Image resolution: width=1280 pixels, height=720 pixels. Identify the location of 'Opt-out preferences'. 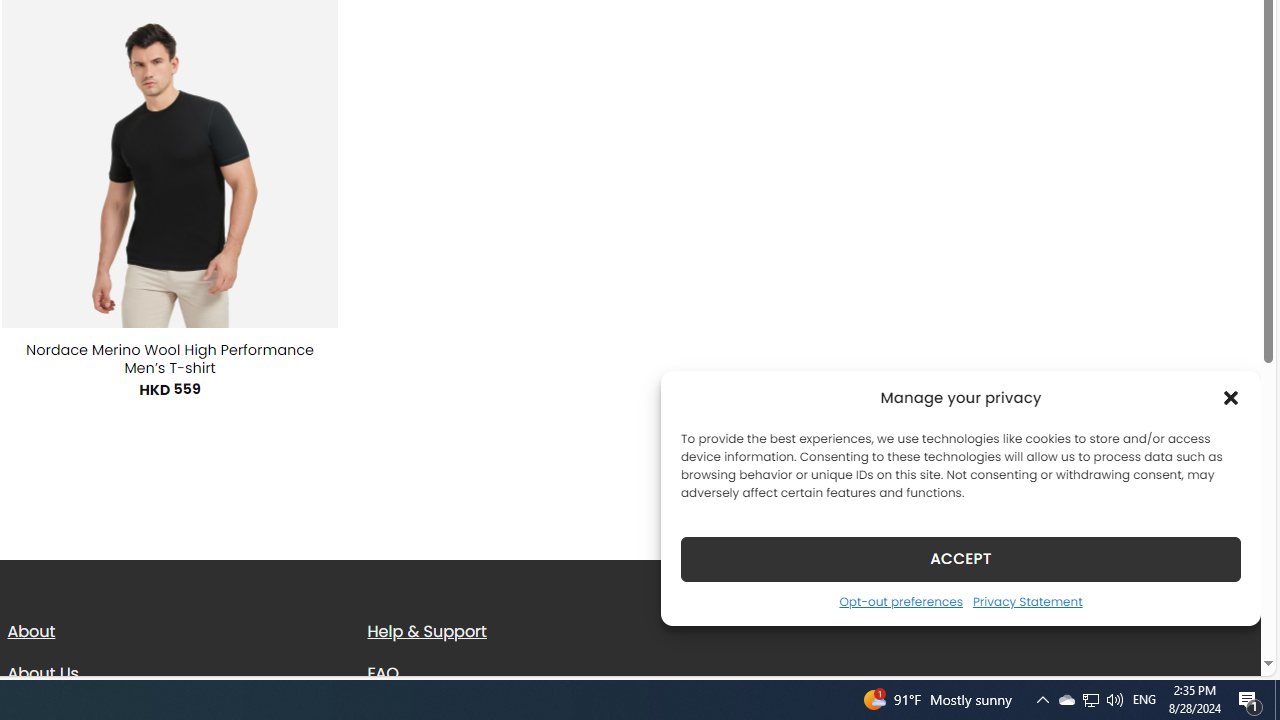
(899, 600).